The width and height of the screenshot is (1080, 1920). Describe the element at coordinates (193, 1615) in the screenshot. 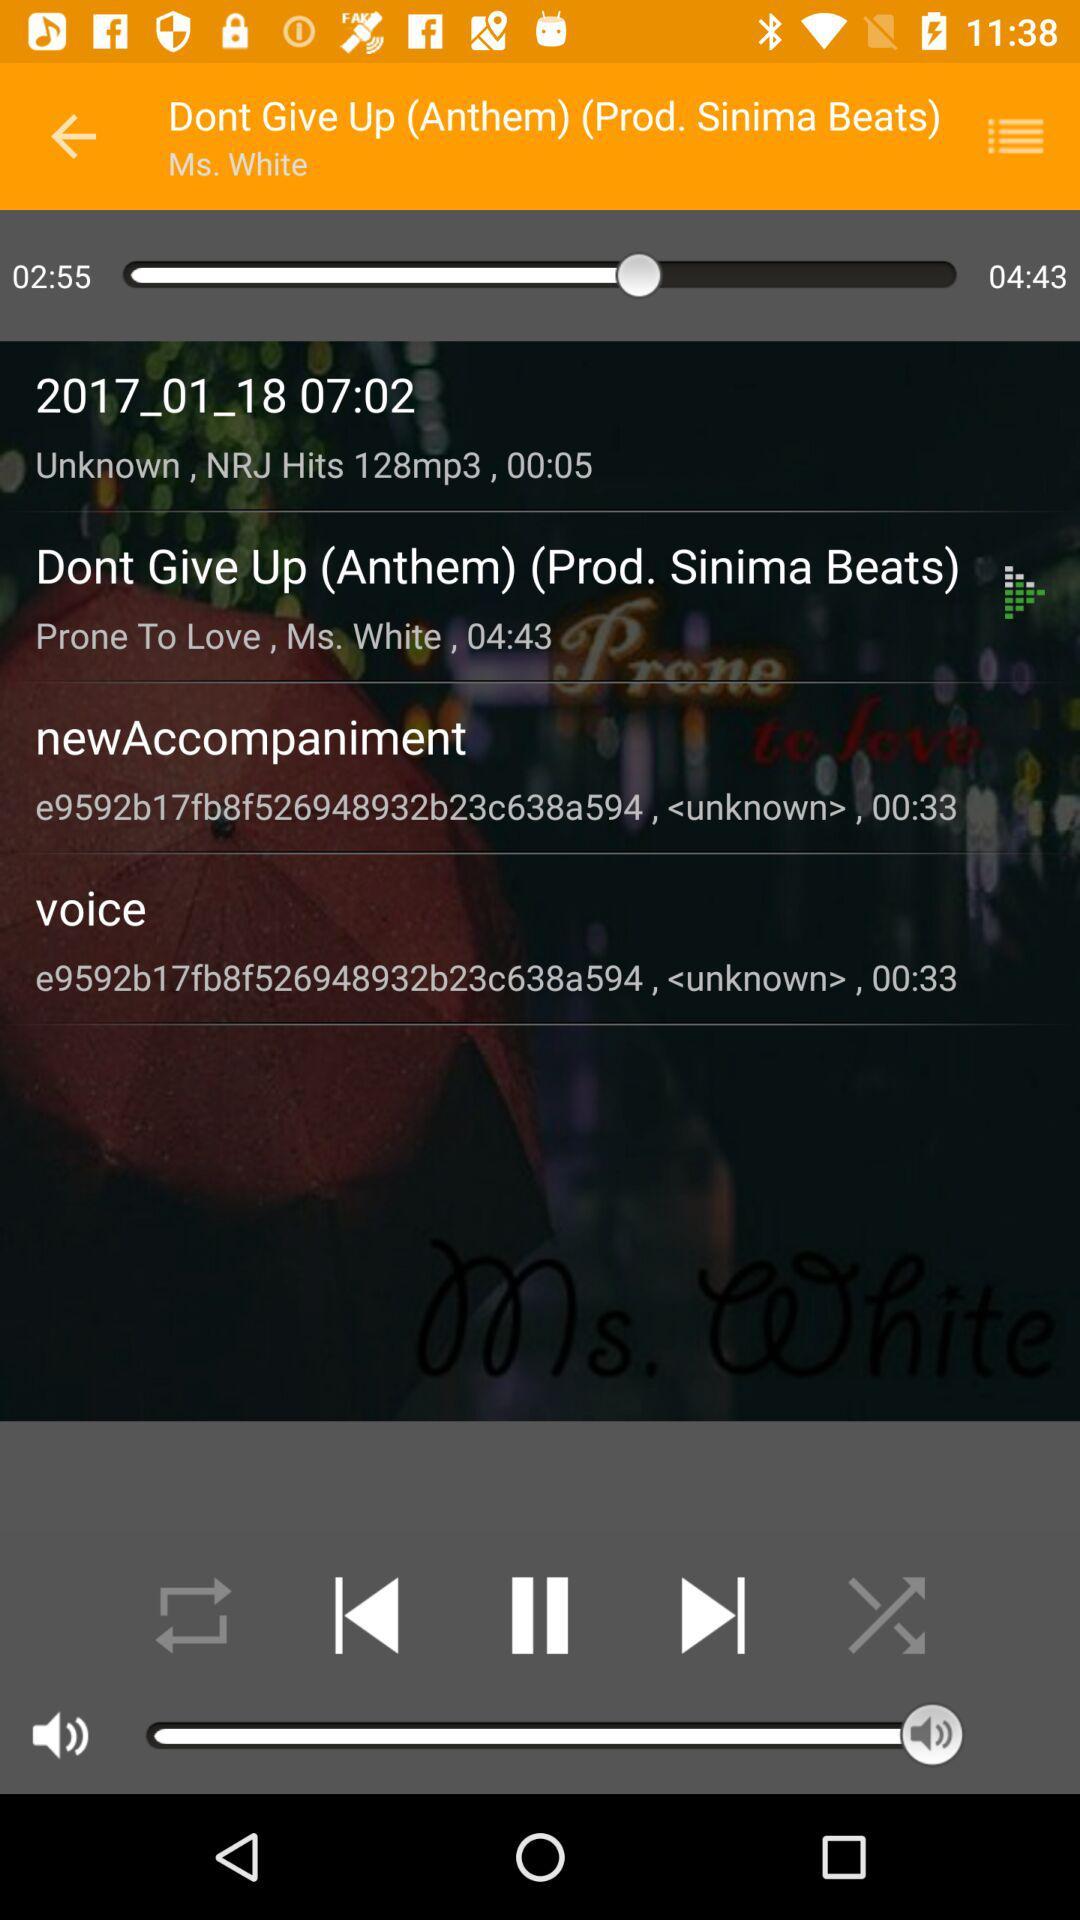

I see `the repeat icon` at that location.